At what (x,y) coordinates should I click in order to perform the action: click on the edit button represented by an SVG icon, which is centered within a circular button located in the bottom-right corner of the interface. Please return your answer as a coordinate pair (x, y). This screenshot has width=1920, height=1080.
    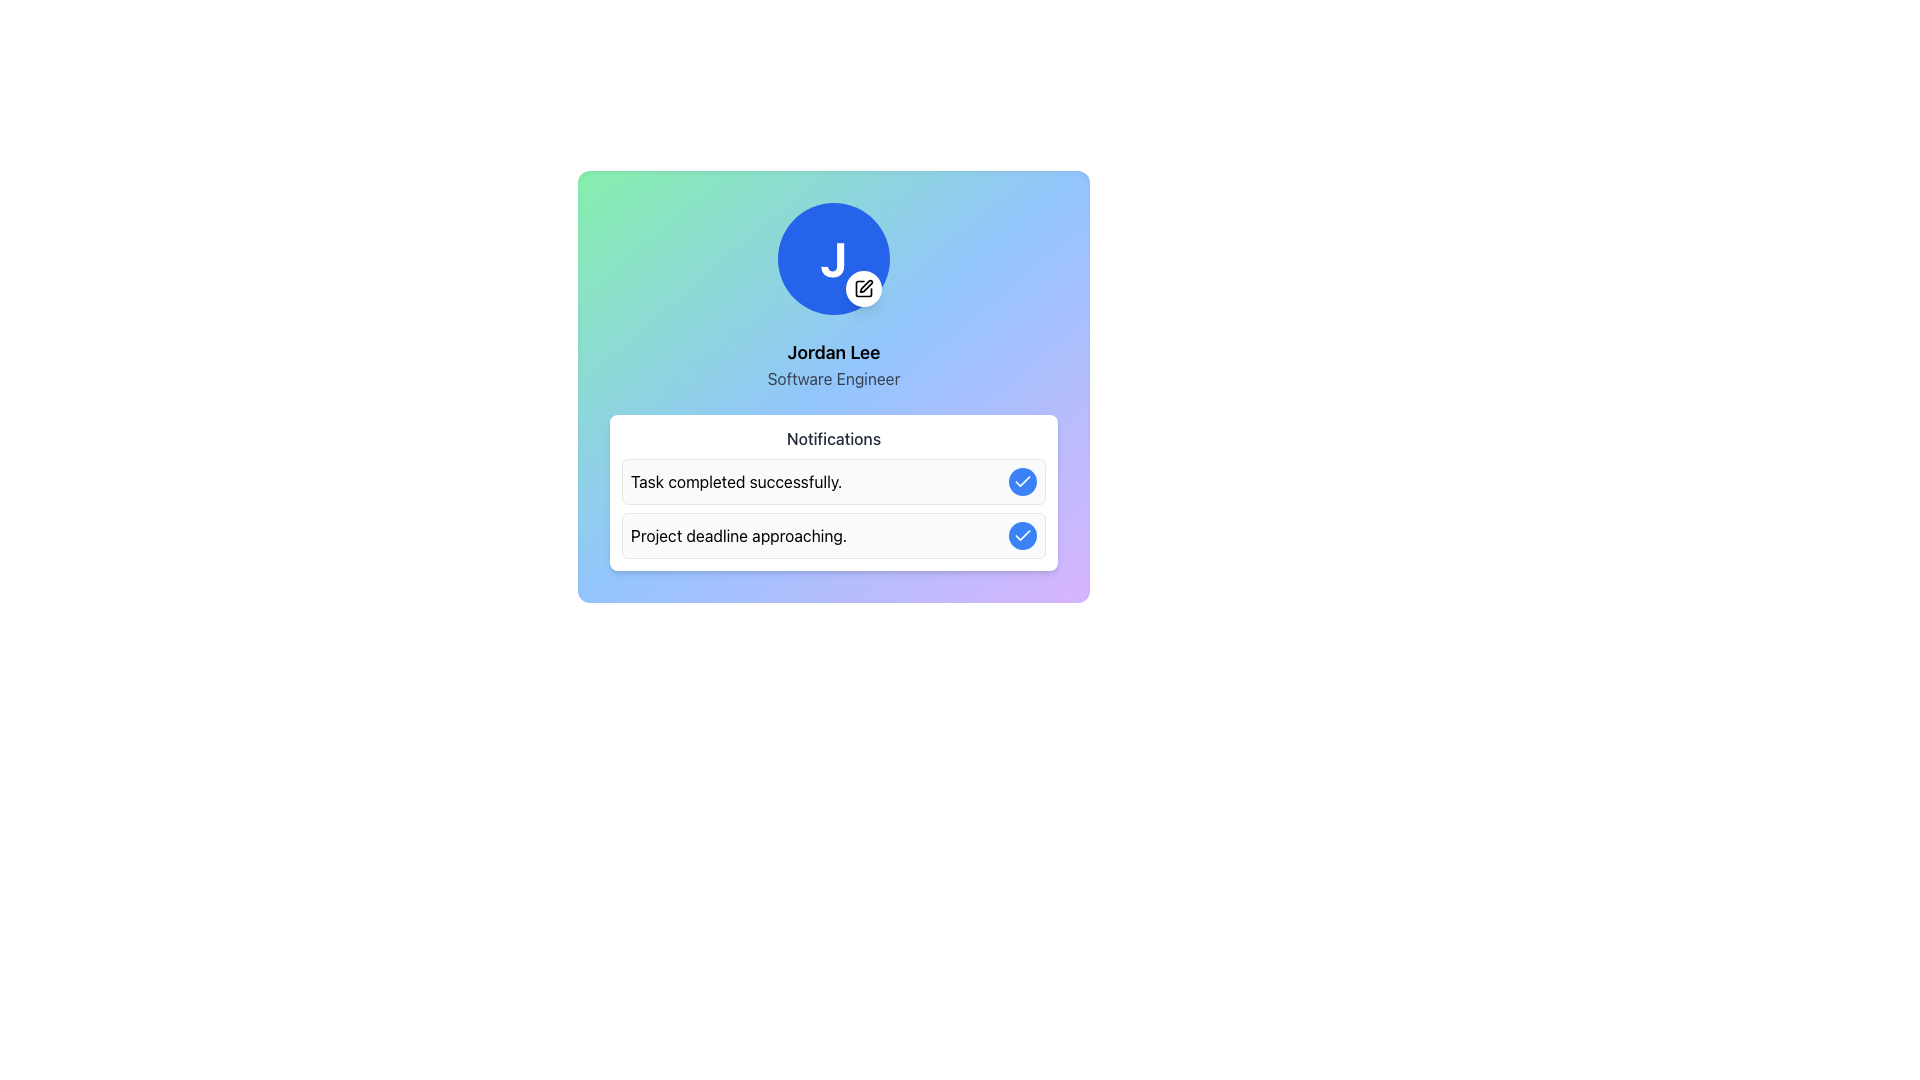
    Looking at the image, I should click on (864, 289).